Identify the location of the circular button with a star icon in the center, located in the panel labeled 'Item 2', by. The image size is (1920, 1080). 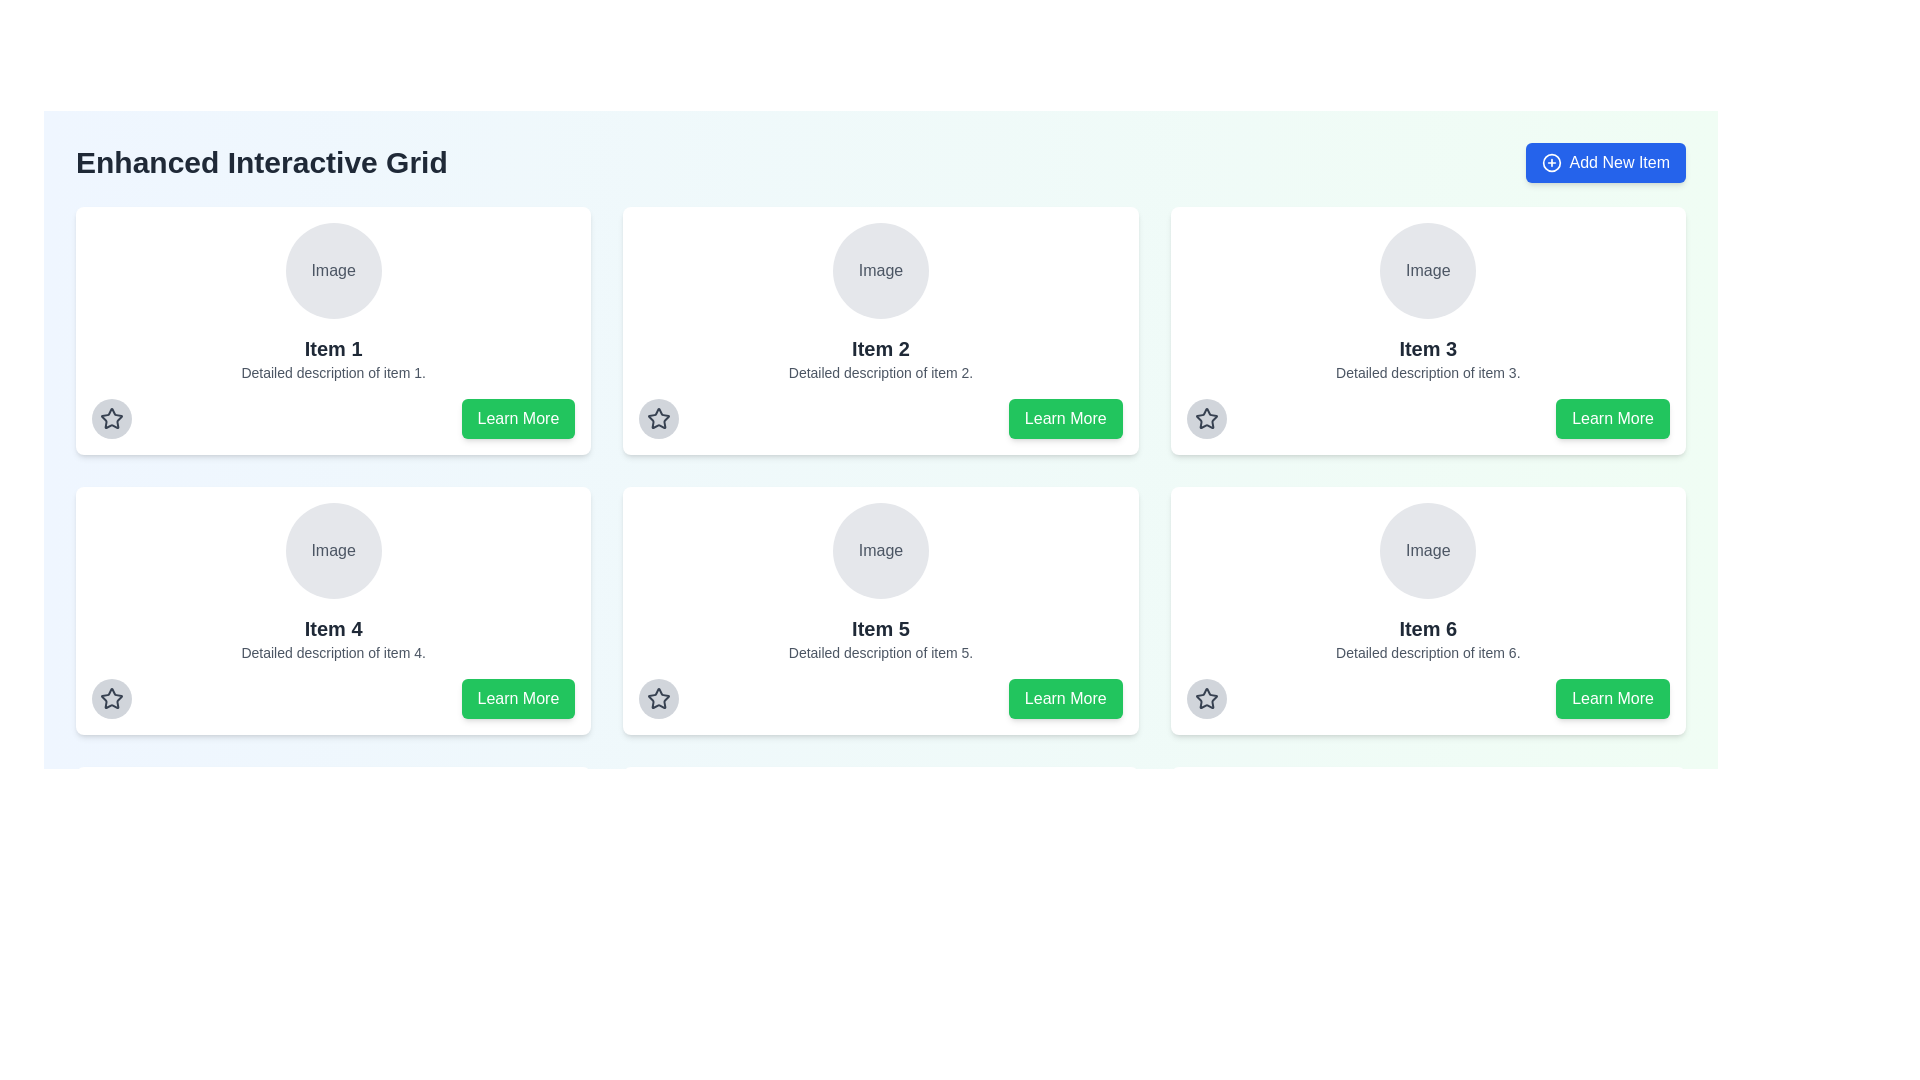
(659, 418).